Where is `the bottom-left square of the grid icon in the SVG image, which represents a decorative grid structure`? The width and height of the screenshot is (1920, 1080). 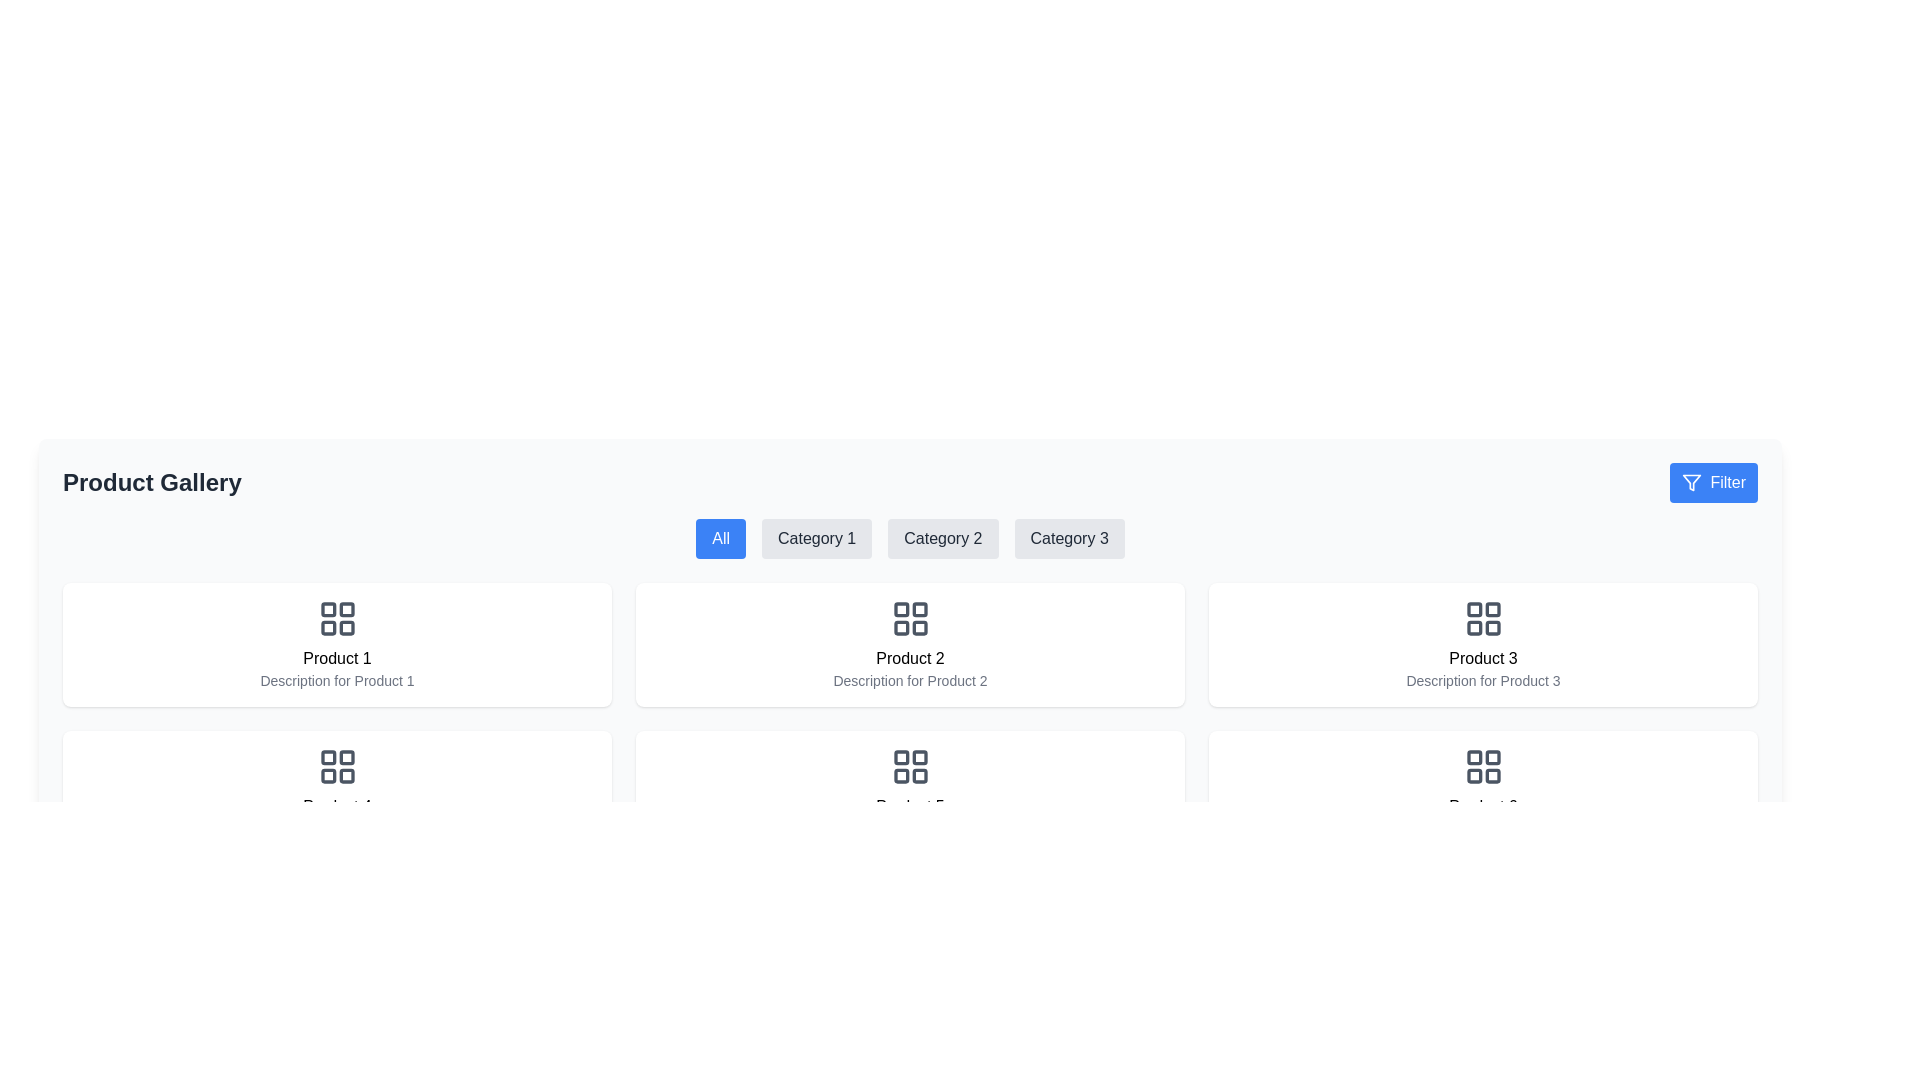 the bottom-left square of the grid icon in the SVG image, which represents a decorative grid structure is located at coordinates (327, 774).